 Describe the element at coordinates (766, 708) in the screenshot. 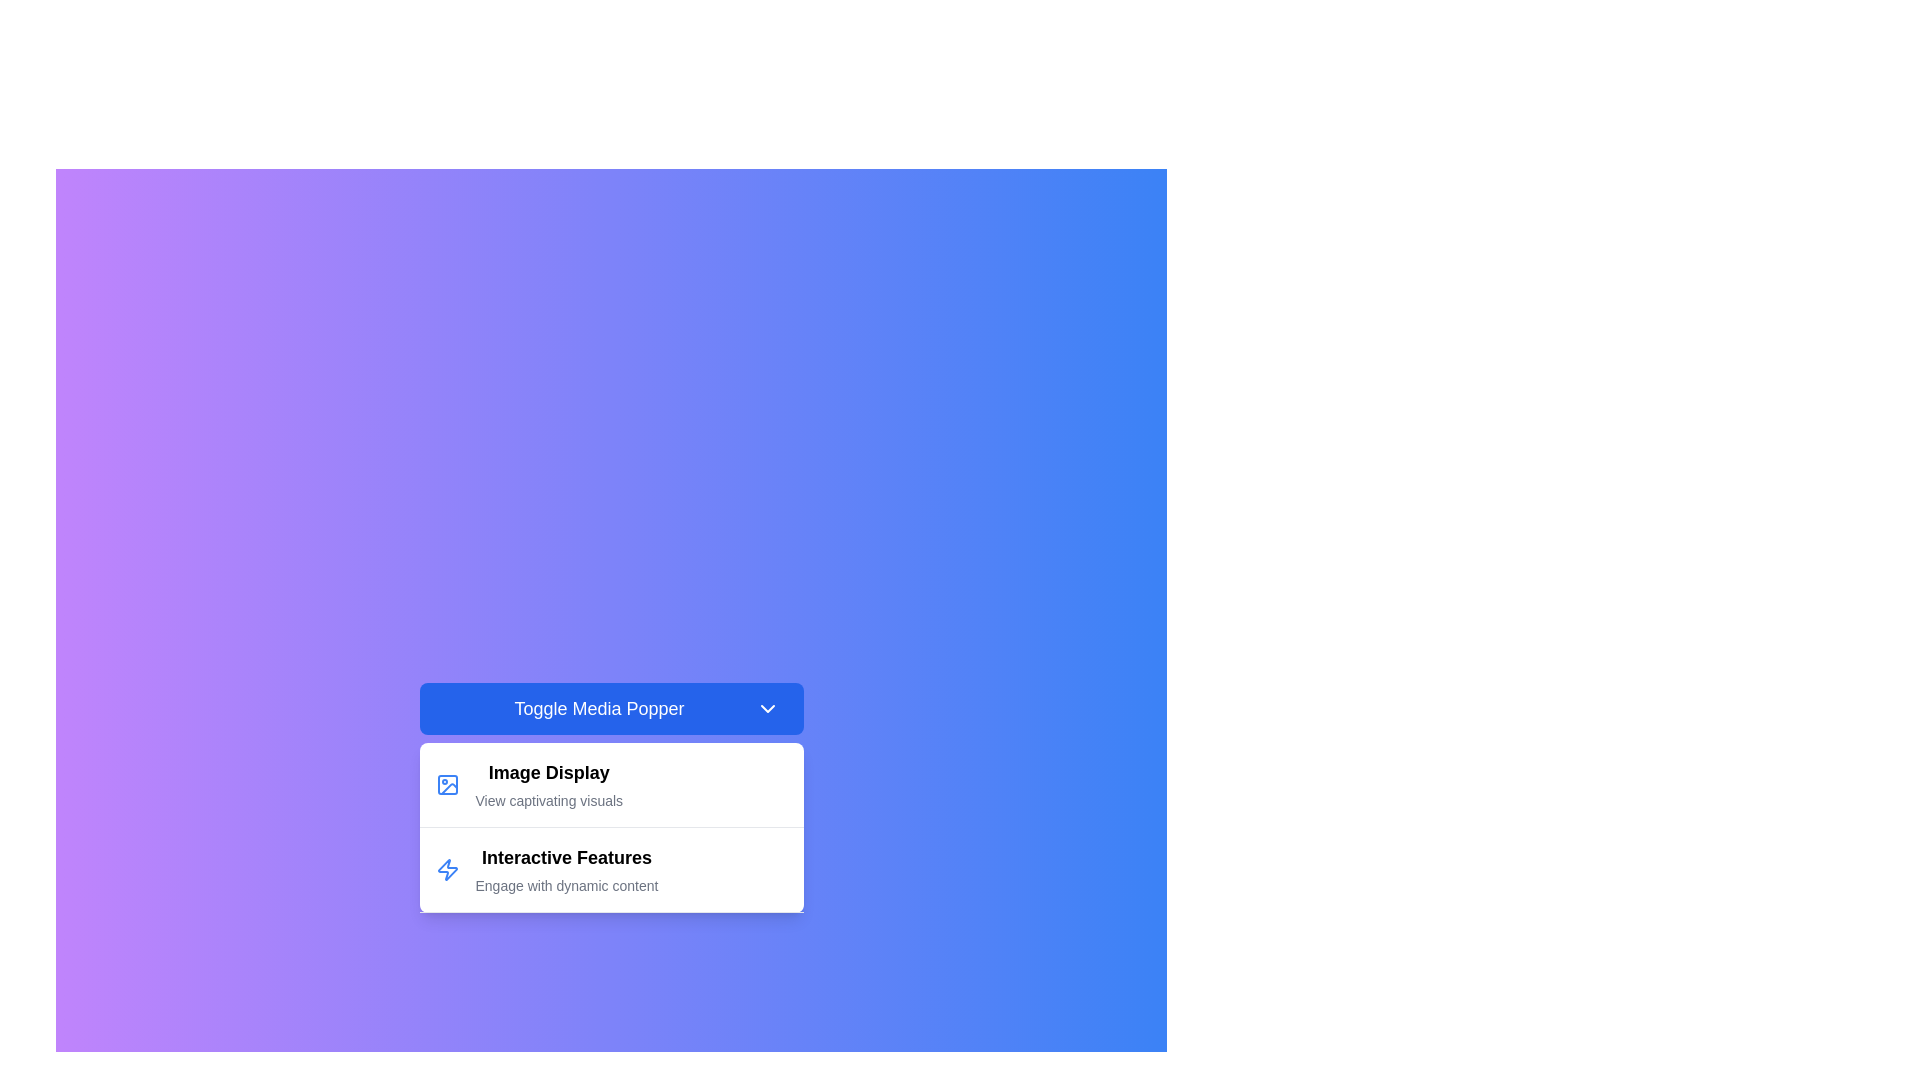

I see `the downward-pointing chevron icon on the blue button labeled 'Toggle Media Popper'` at that location.